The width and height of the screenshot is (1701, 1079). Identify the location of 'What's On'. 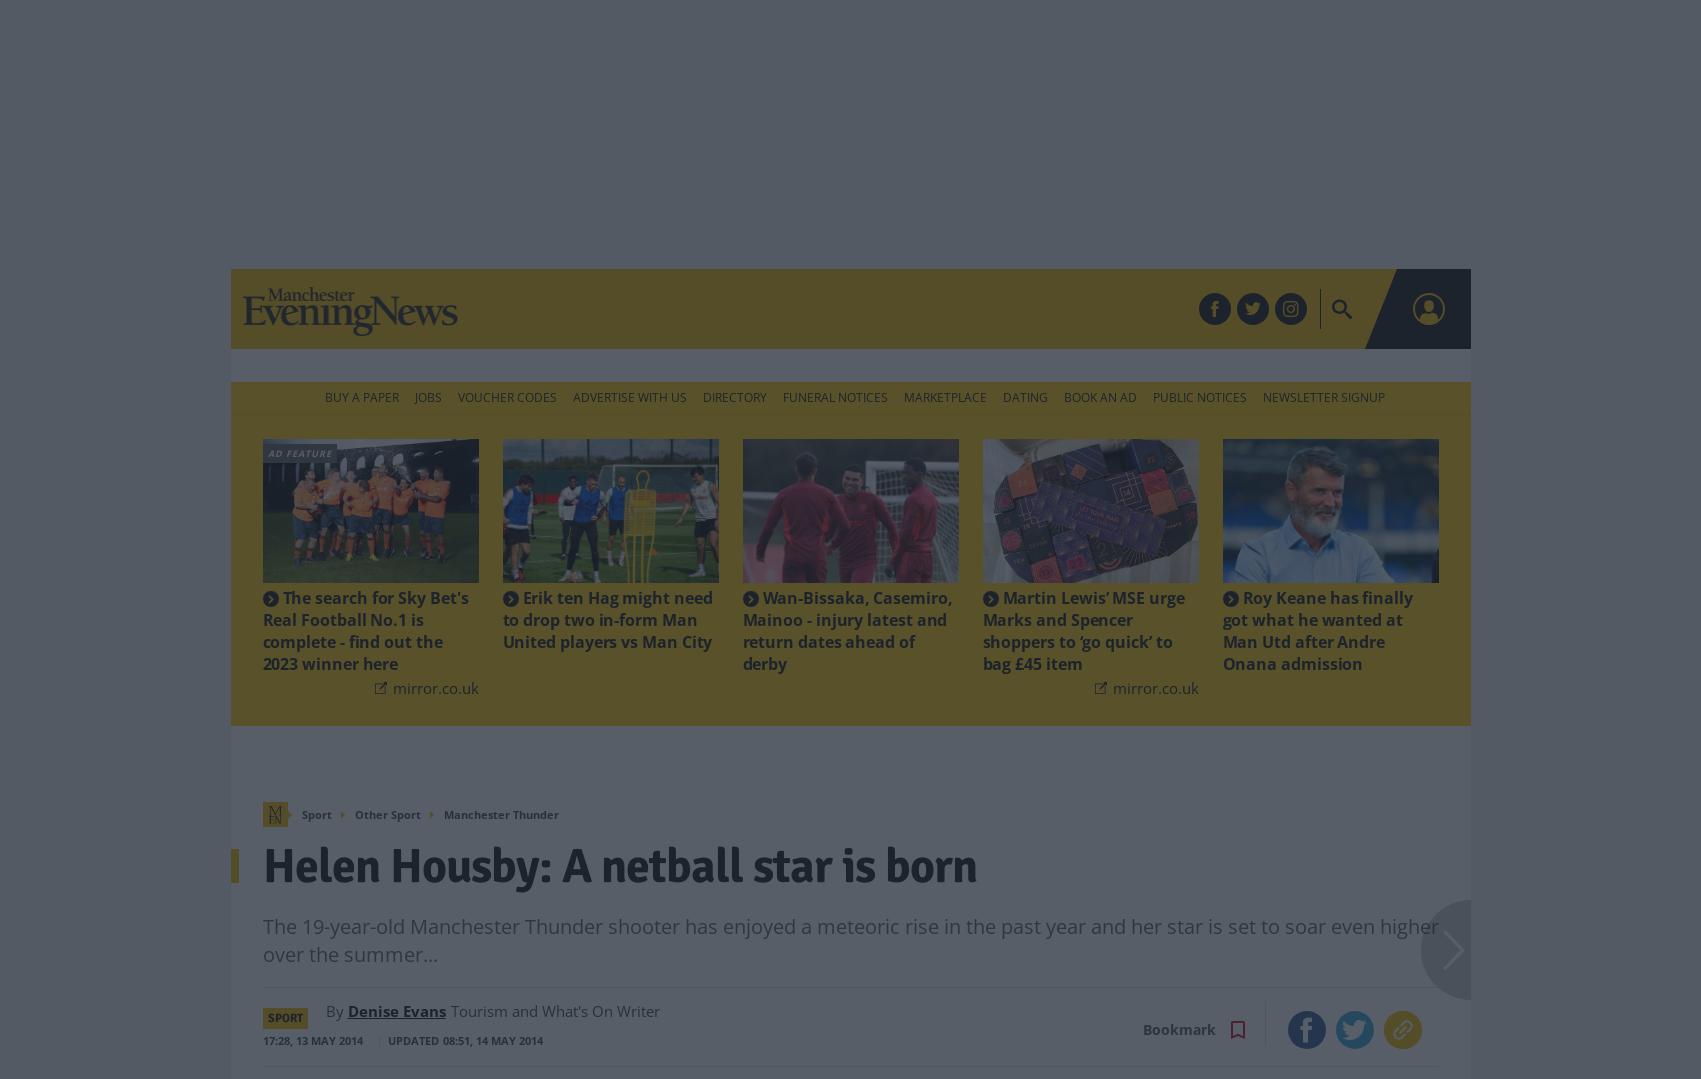
(926, 309).